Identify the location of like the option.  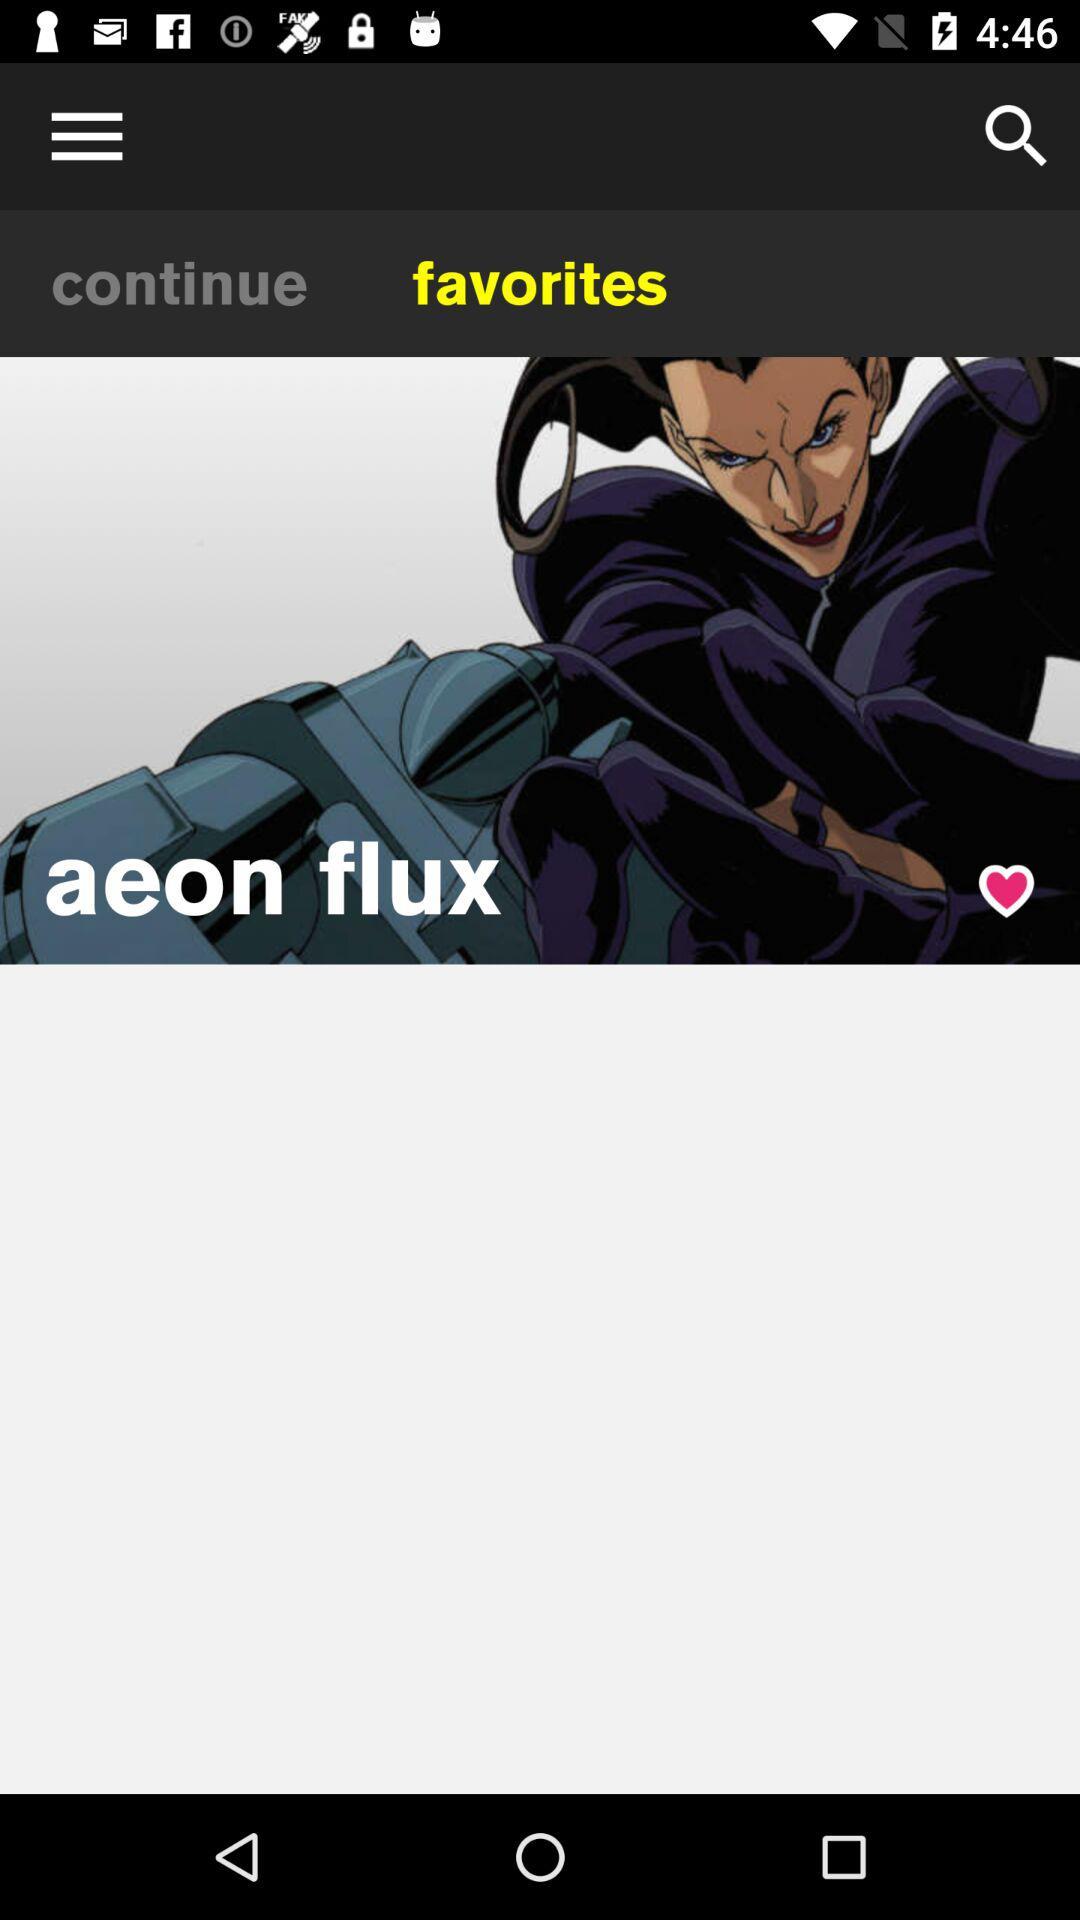
(1006, 890).